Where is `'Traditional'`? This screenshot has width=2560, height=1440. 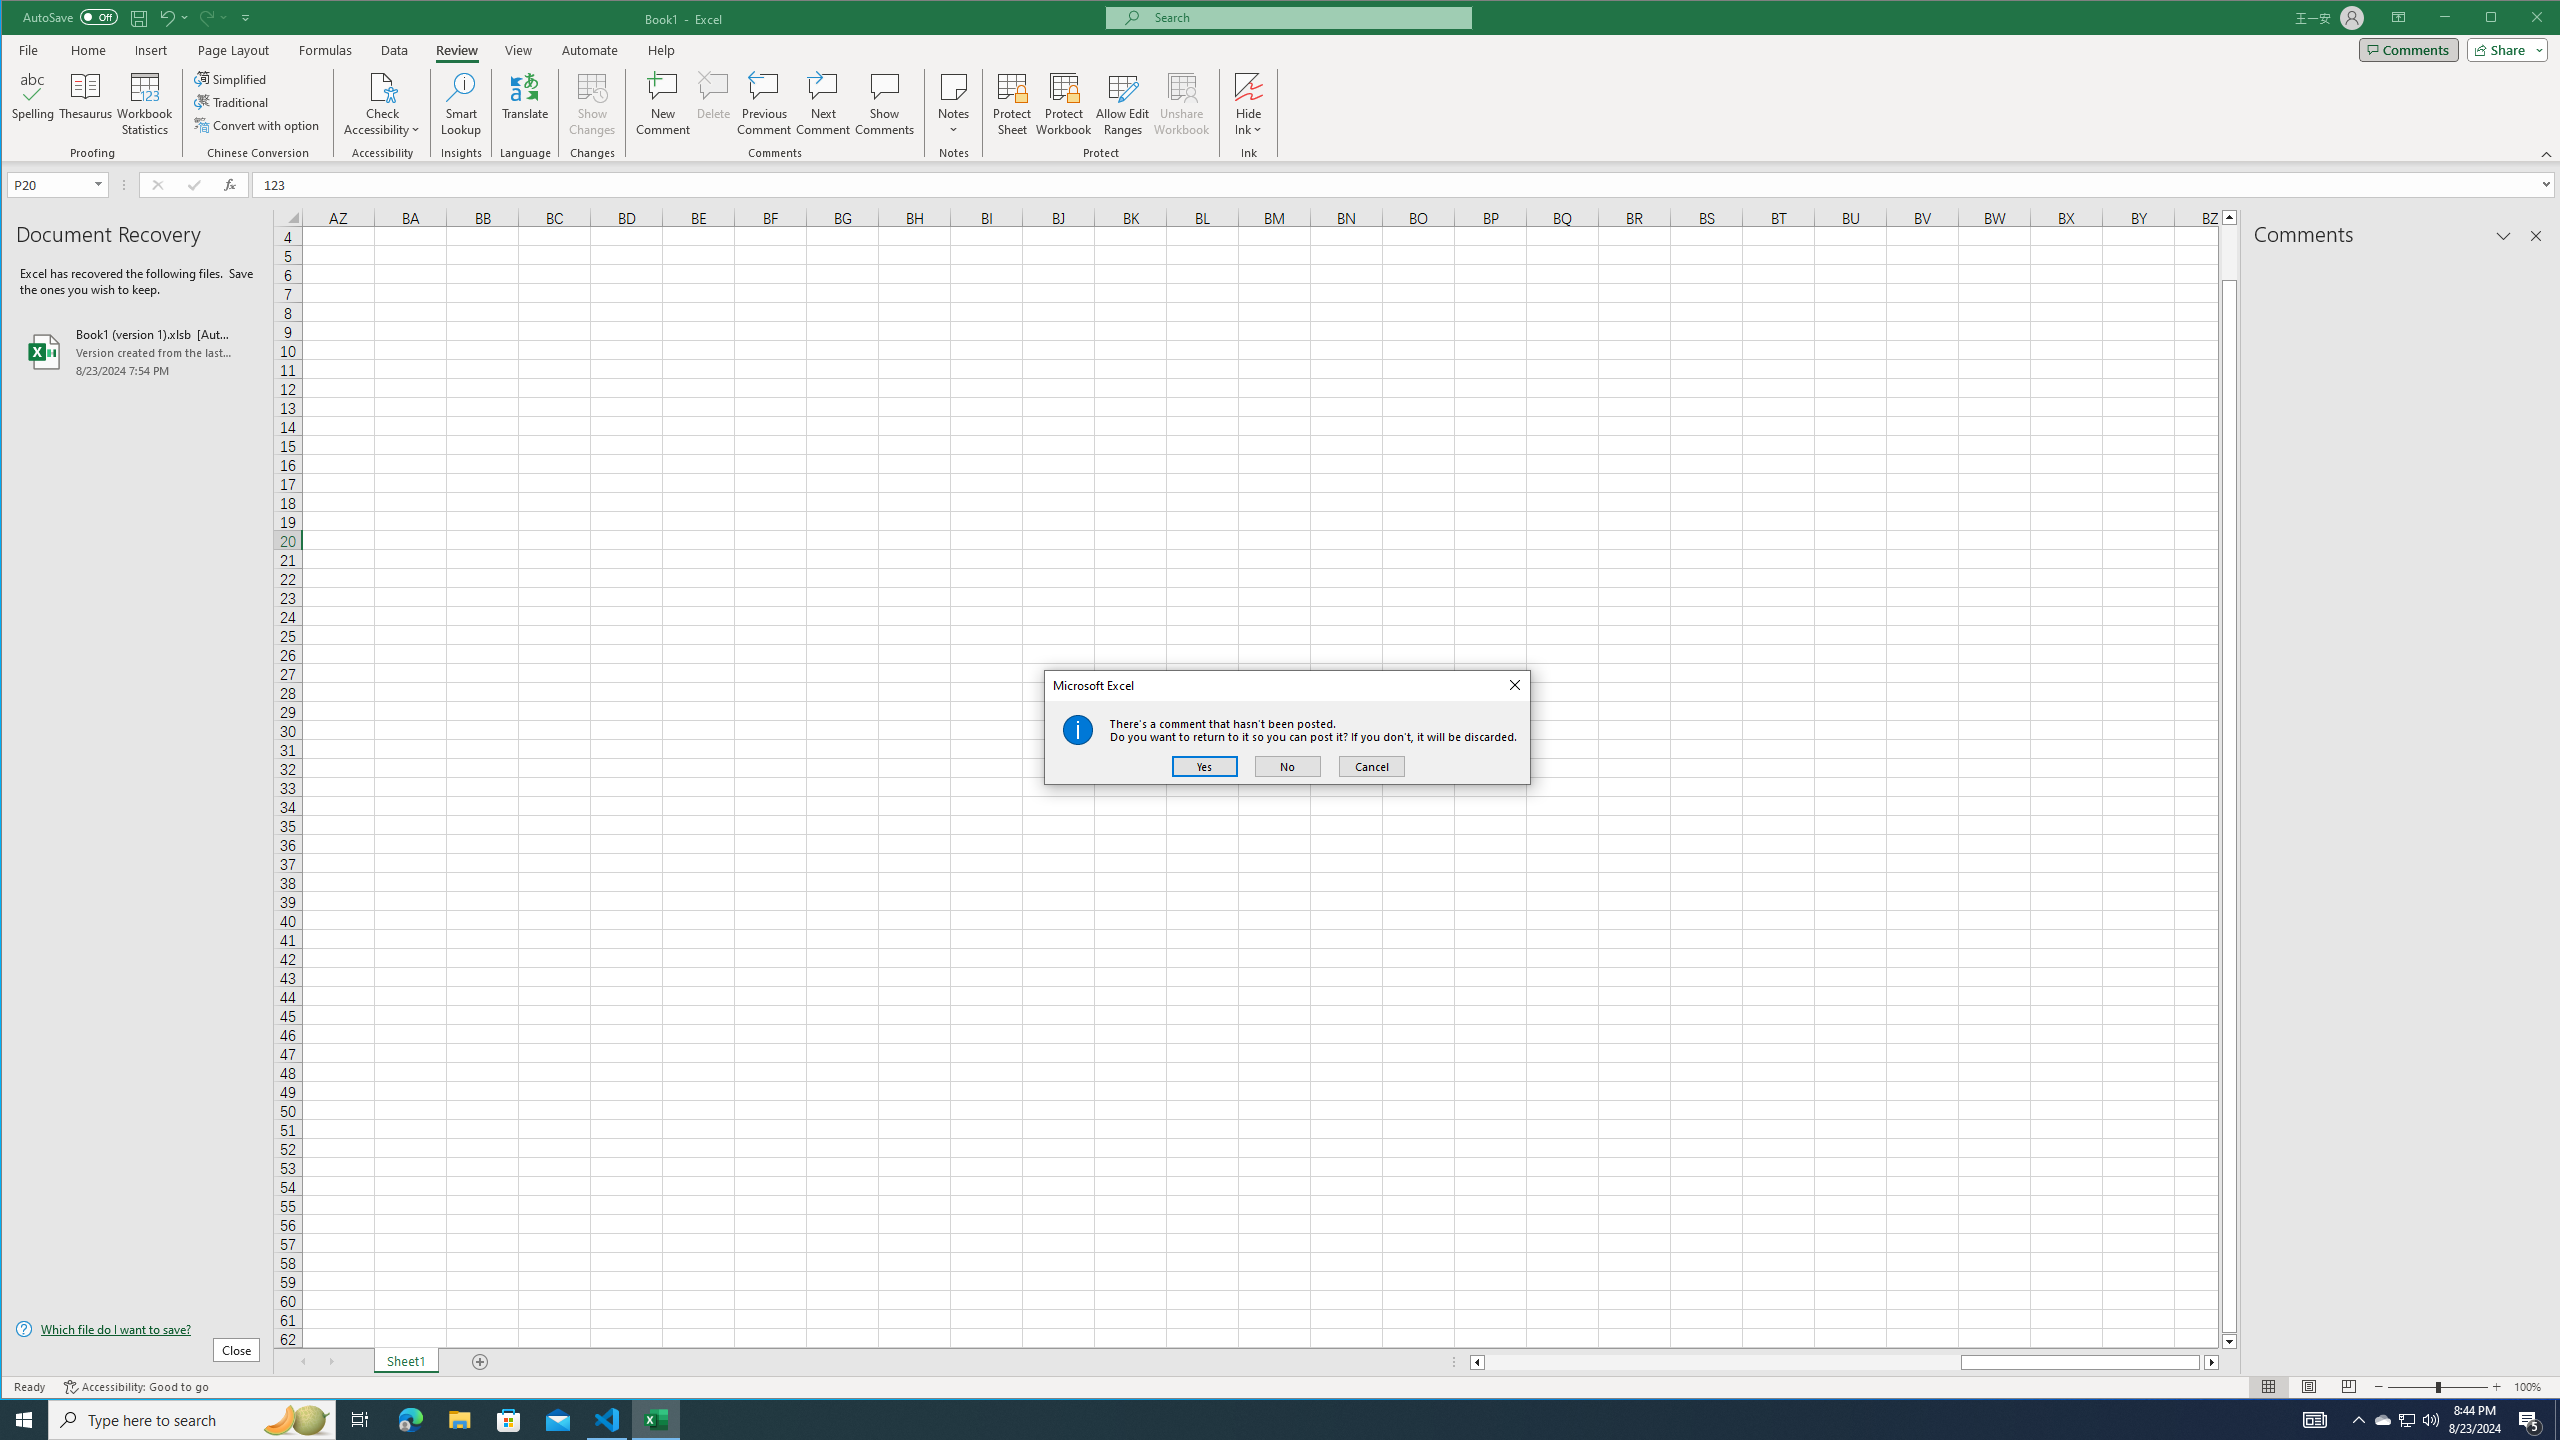 'Traditional' is located at coordinates (232, 102).